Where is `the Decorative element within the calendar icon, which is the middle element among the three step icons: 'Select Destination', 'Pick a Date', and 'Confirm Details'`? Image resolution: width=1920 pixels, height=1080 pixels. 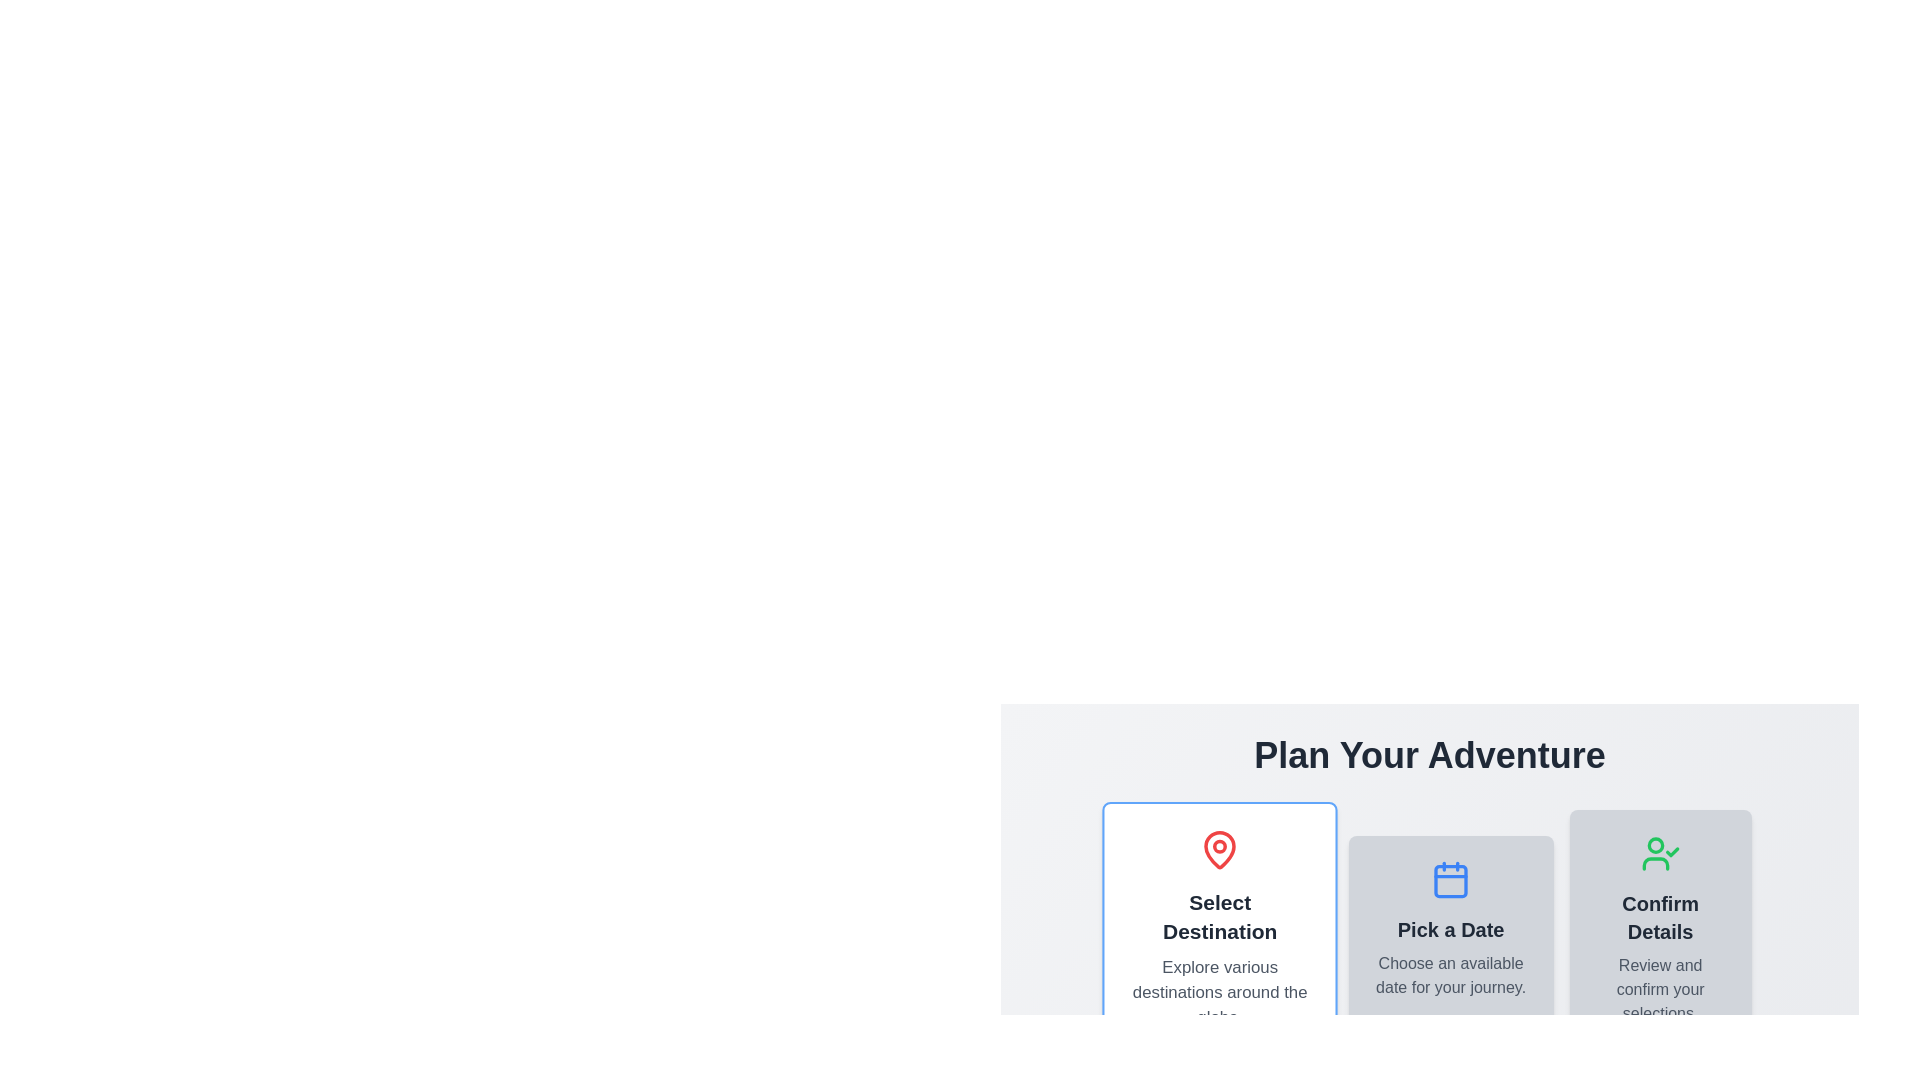
the Decorative element within the calendar icon, which is the middle element among the three step icons: 'Select Destination', 'Pick a Date', and 'Confirm Details' is located at coordinates (1451, 880).